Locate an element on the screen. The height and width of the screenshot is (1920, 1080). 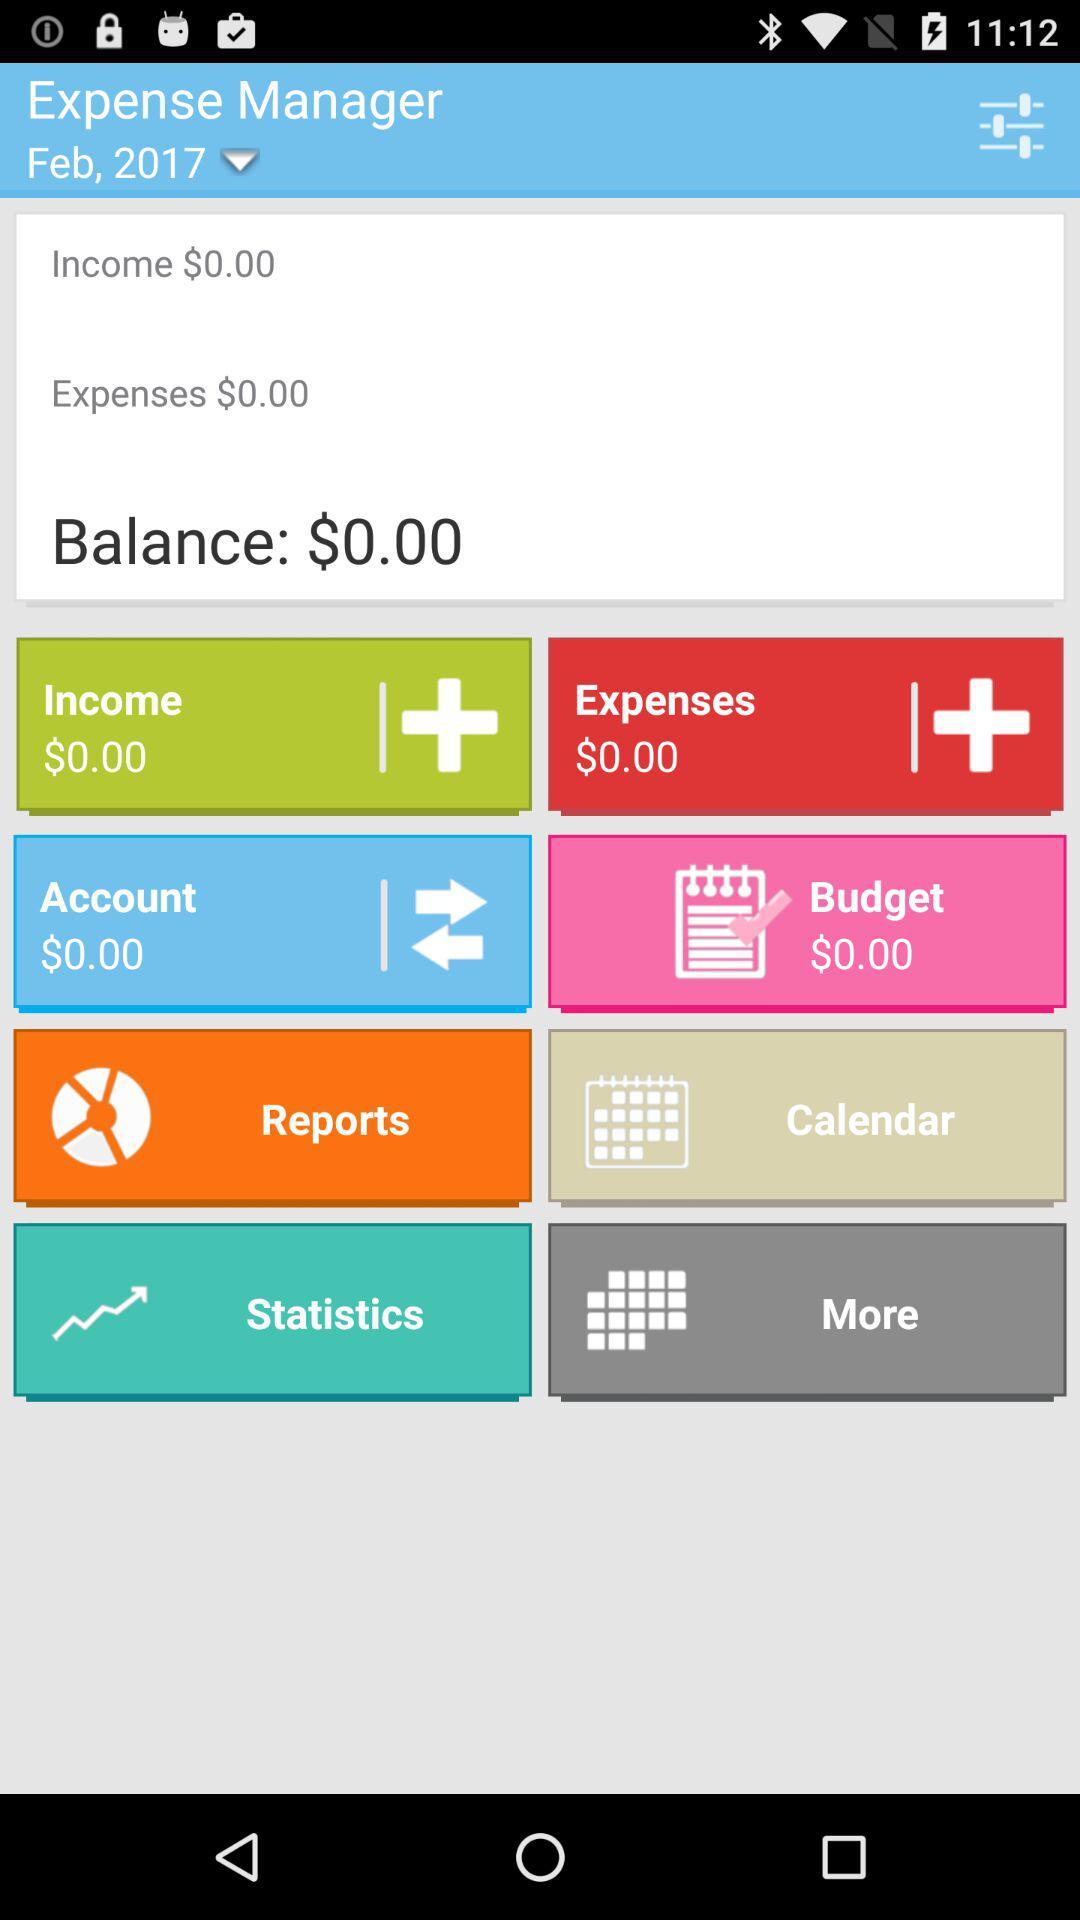
the reports is located at coordinates (272, 1117).